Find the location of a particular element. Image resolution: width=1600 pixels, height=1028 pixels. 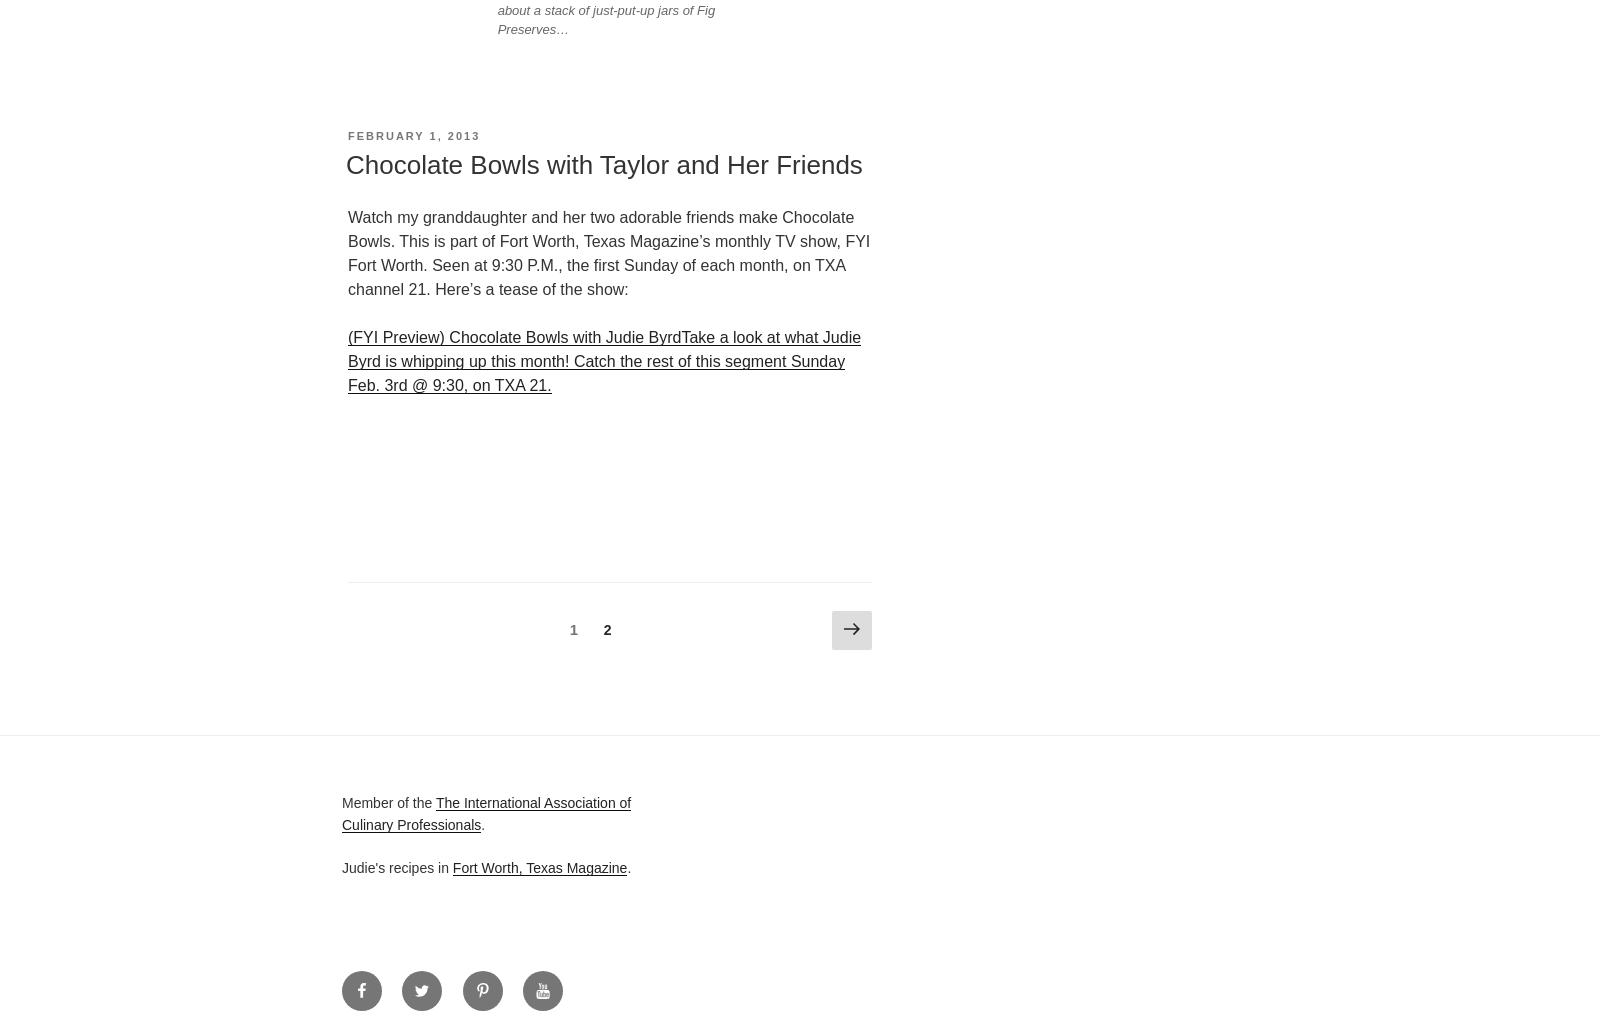

'Chocolate Bowls with Taylor and Her Friends' is located at coordinates (604, 164).